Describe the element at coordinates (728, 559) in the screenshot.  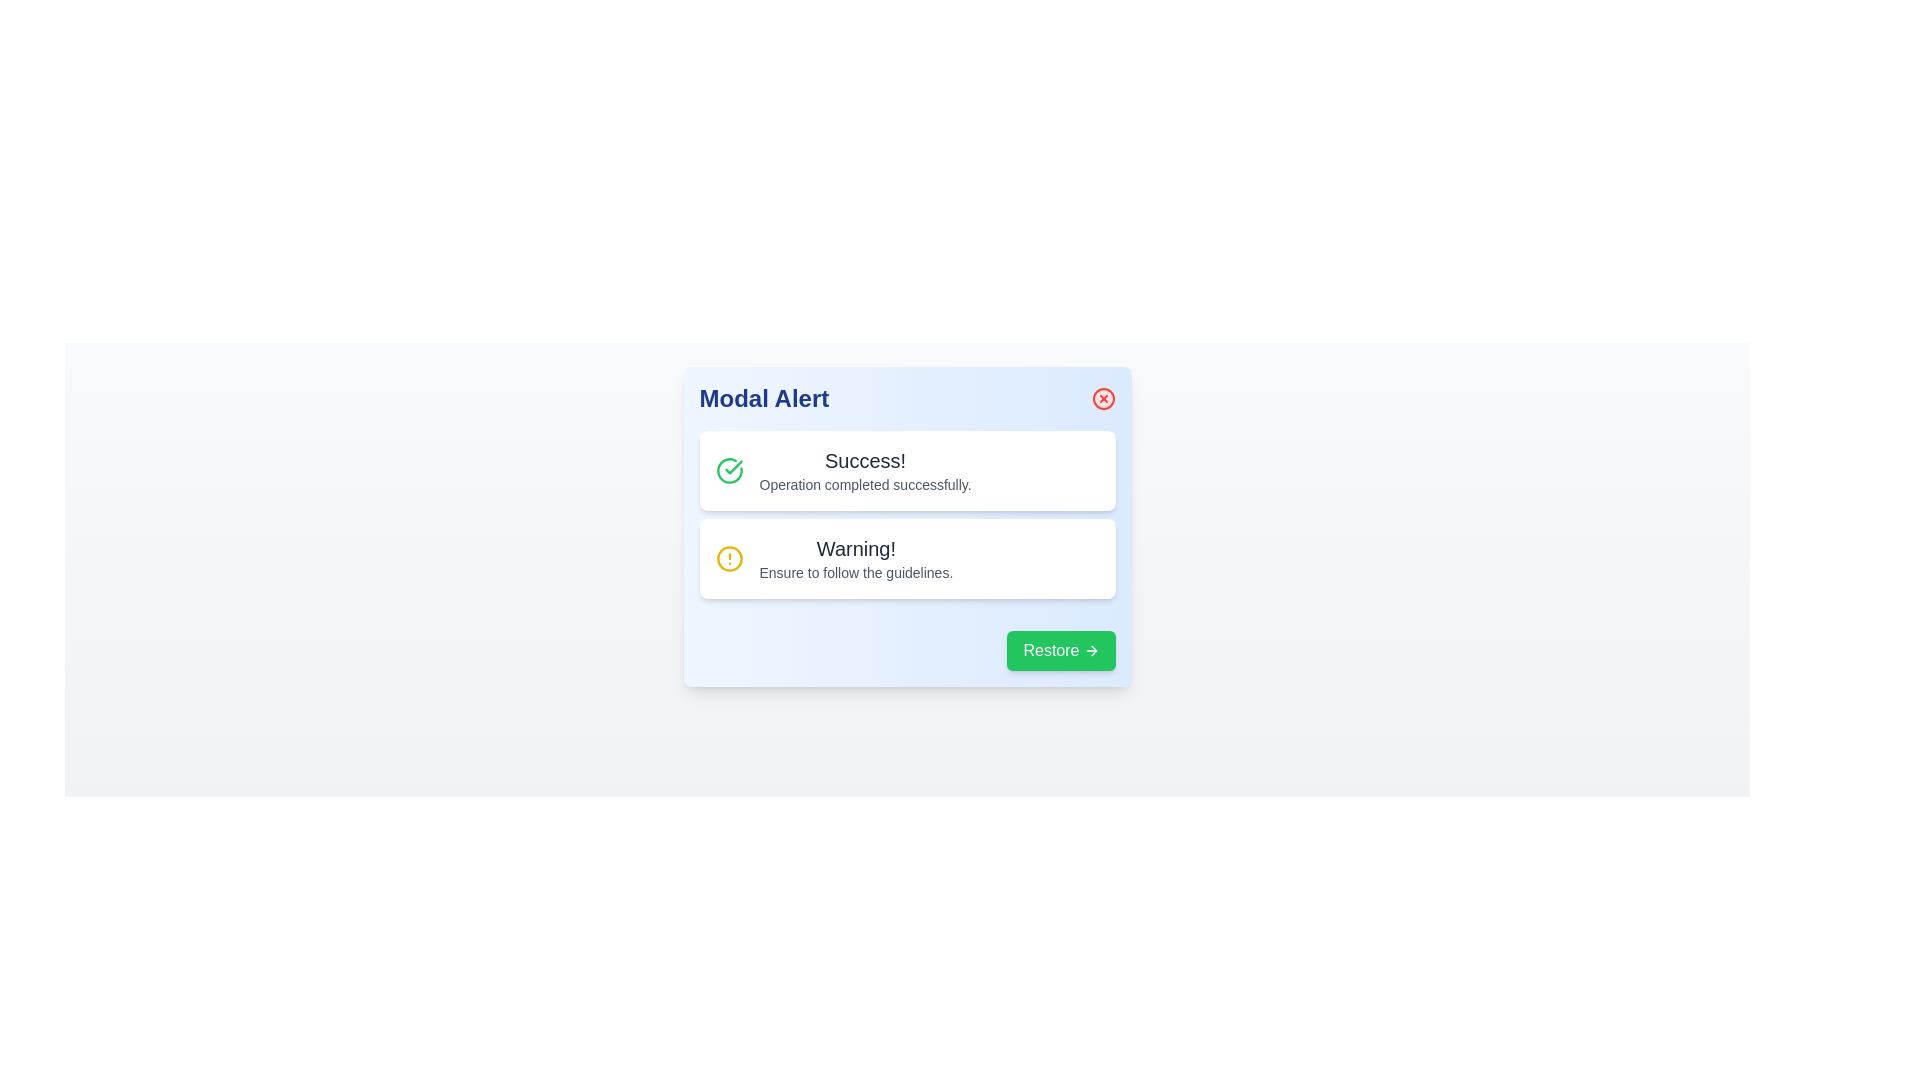
I see `the alert icon located to the left of the 'Warning! Ensure to follow the guidelines.' text in the white notification card within the modal dialog box` at that location.